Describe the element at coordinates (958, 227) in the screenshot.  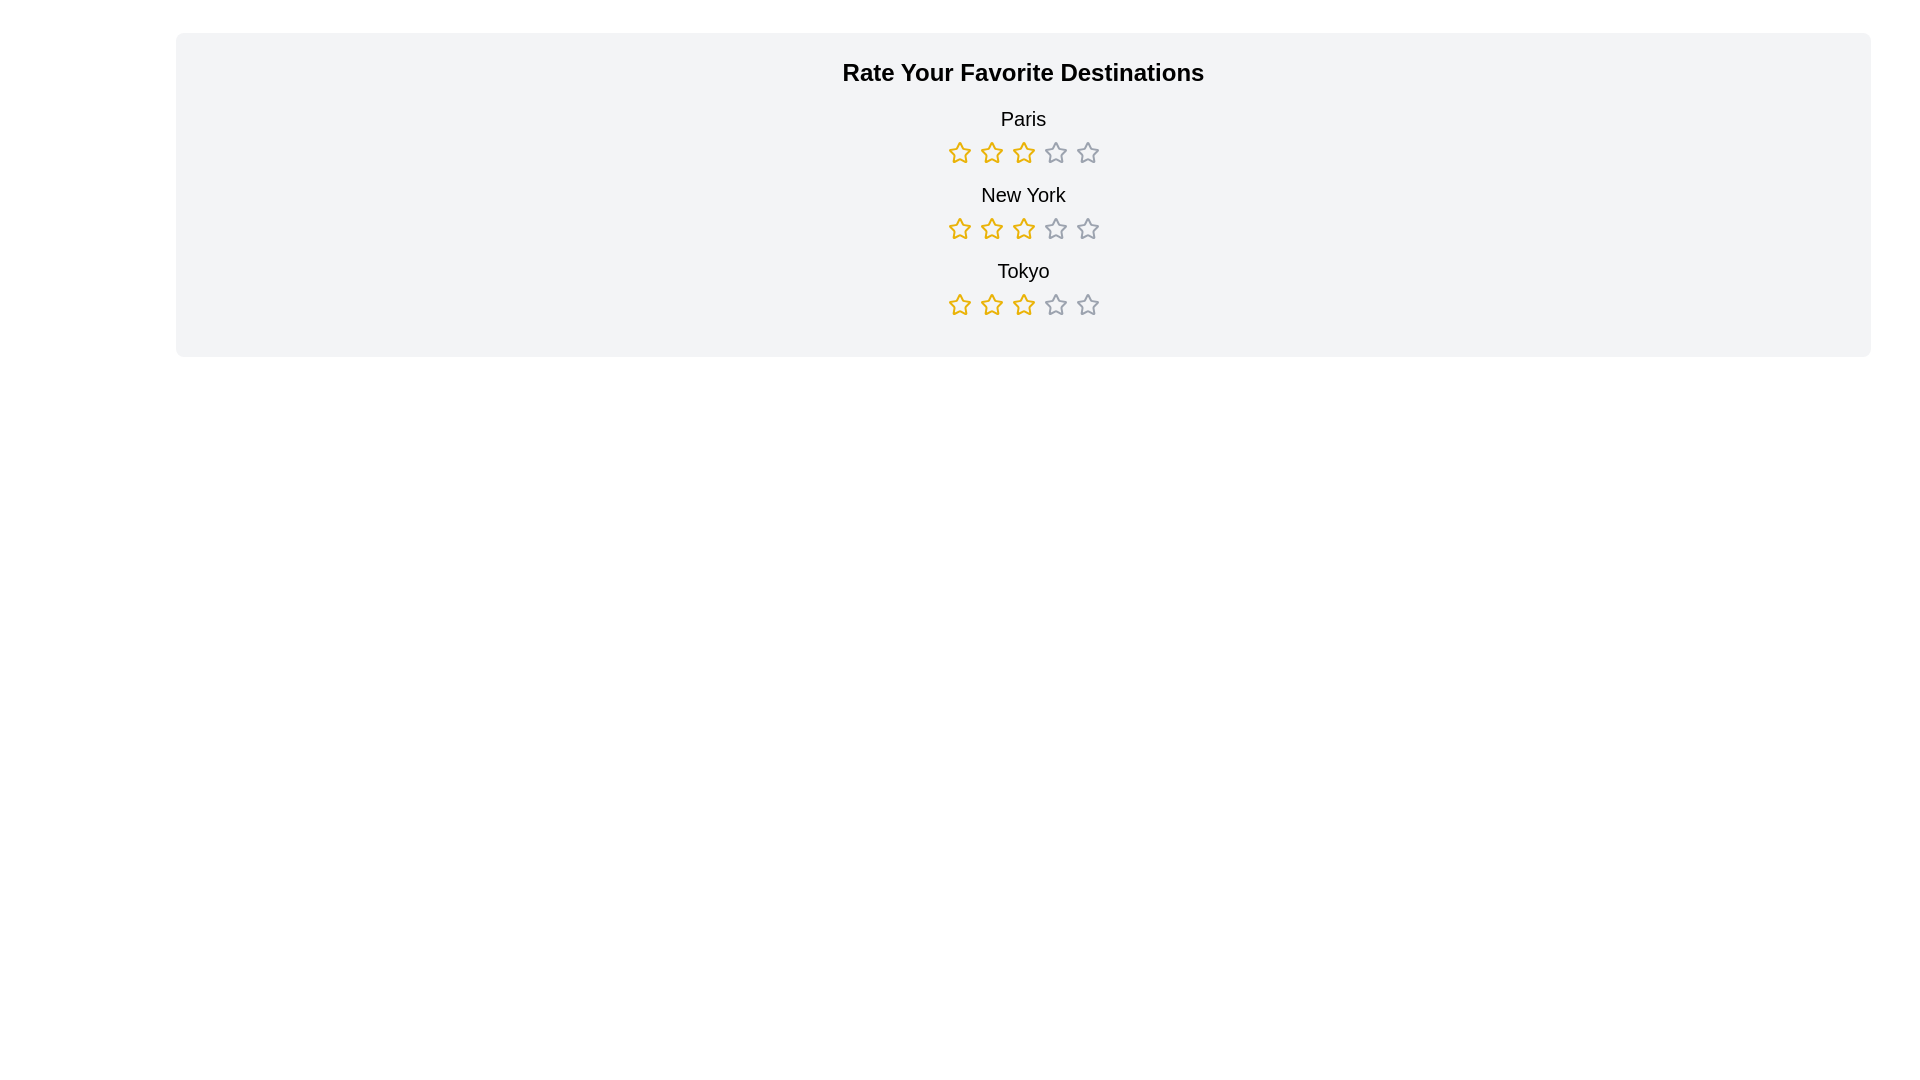
I see `the second yellow star icon in the rating system under the 'New York' section` at that location.